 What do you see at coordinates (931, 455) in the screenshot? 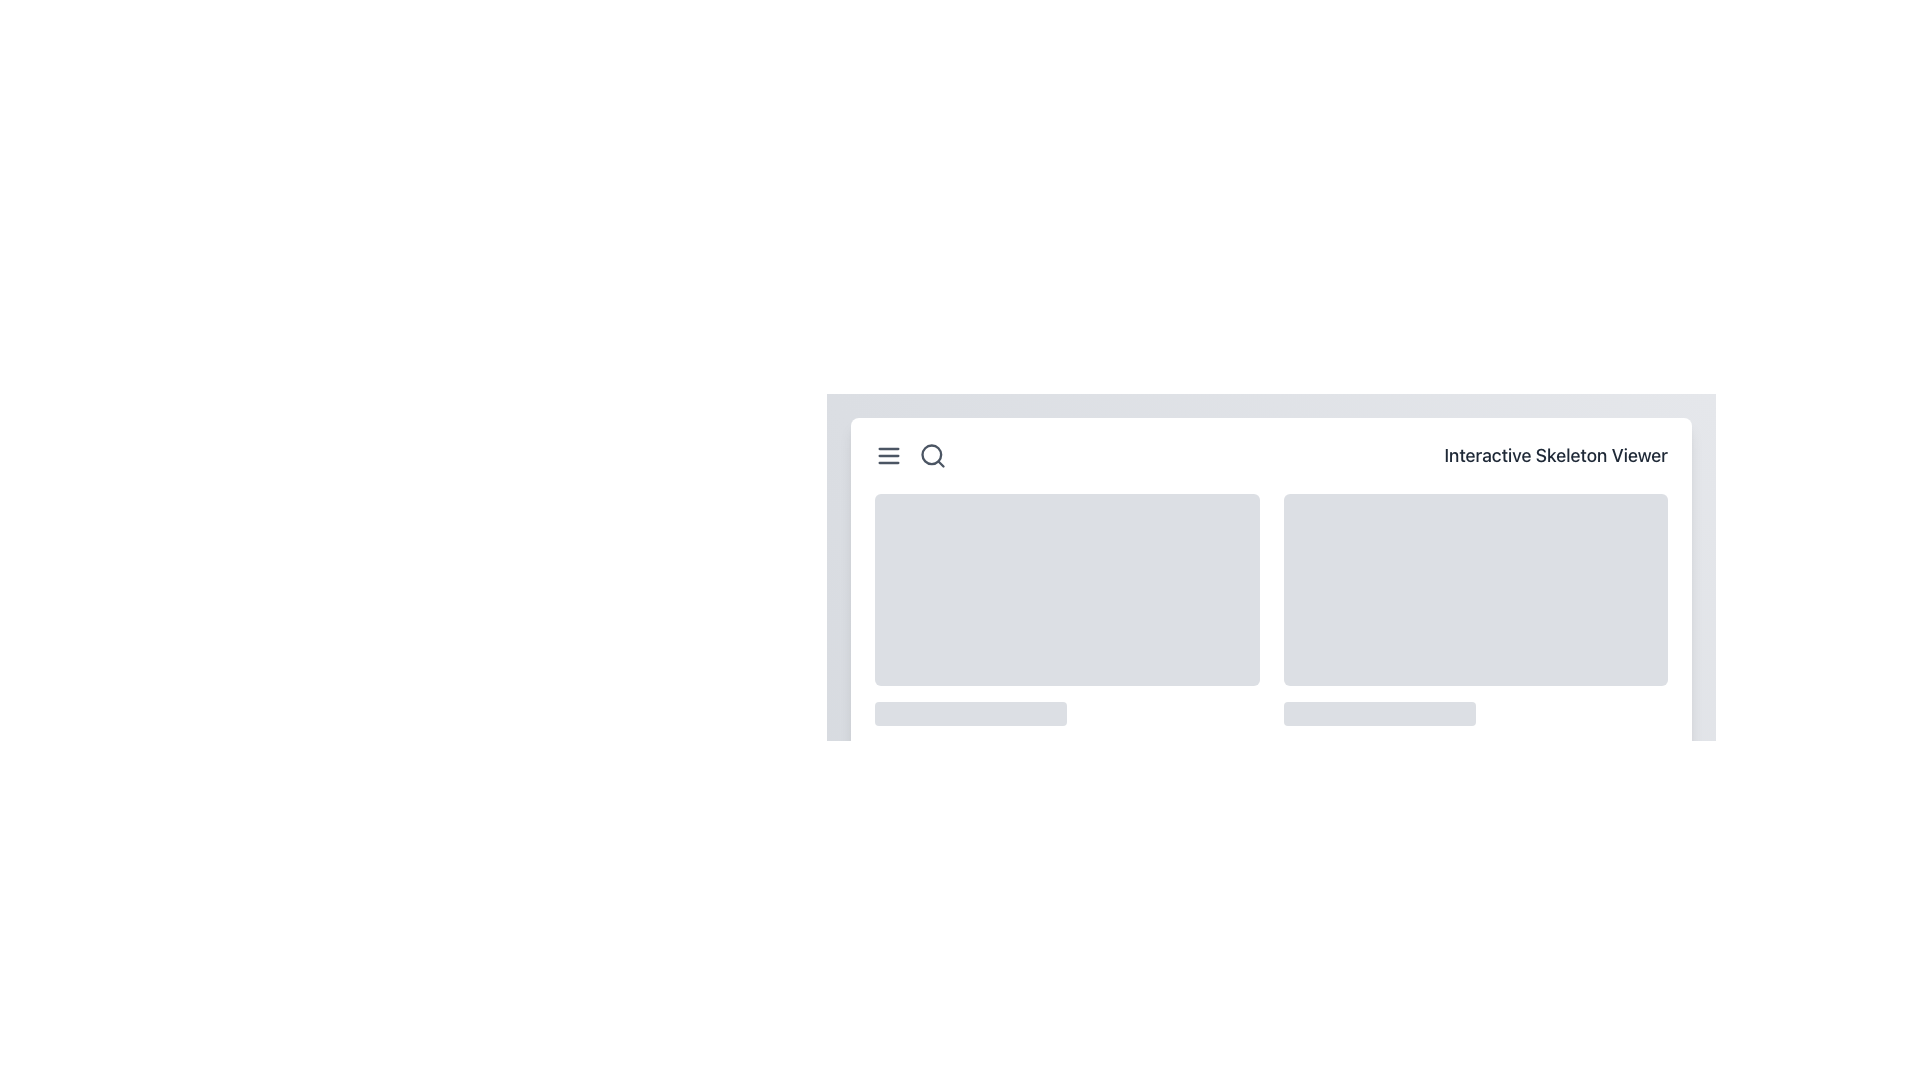
I see `the search icon, which is a gray magnifying glass located in the top bar to the right of the menu icon` at bounding box center [931, 455].